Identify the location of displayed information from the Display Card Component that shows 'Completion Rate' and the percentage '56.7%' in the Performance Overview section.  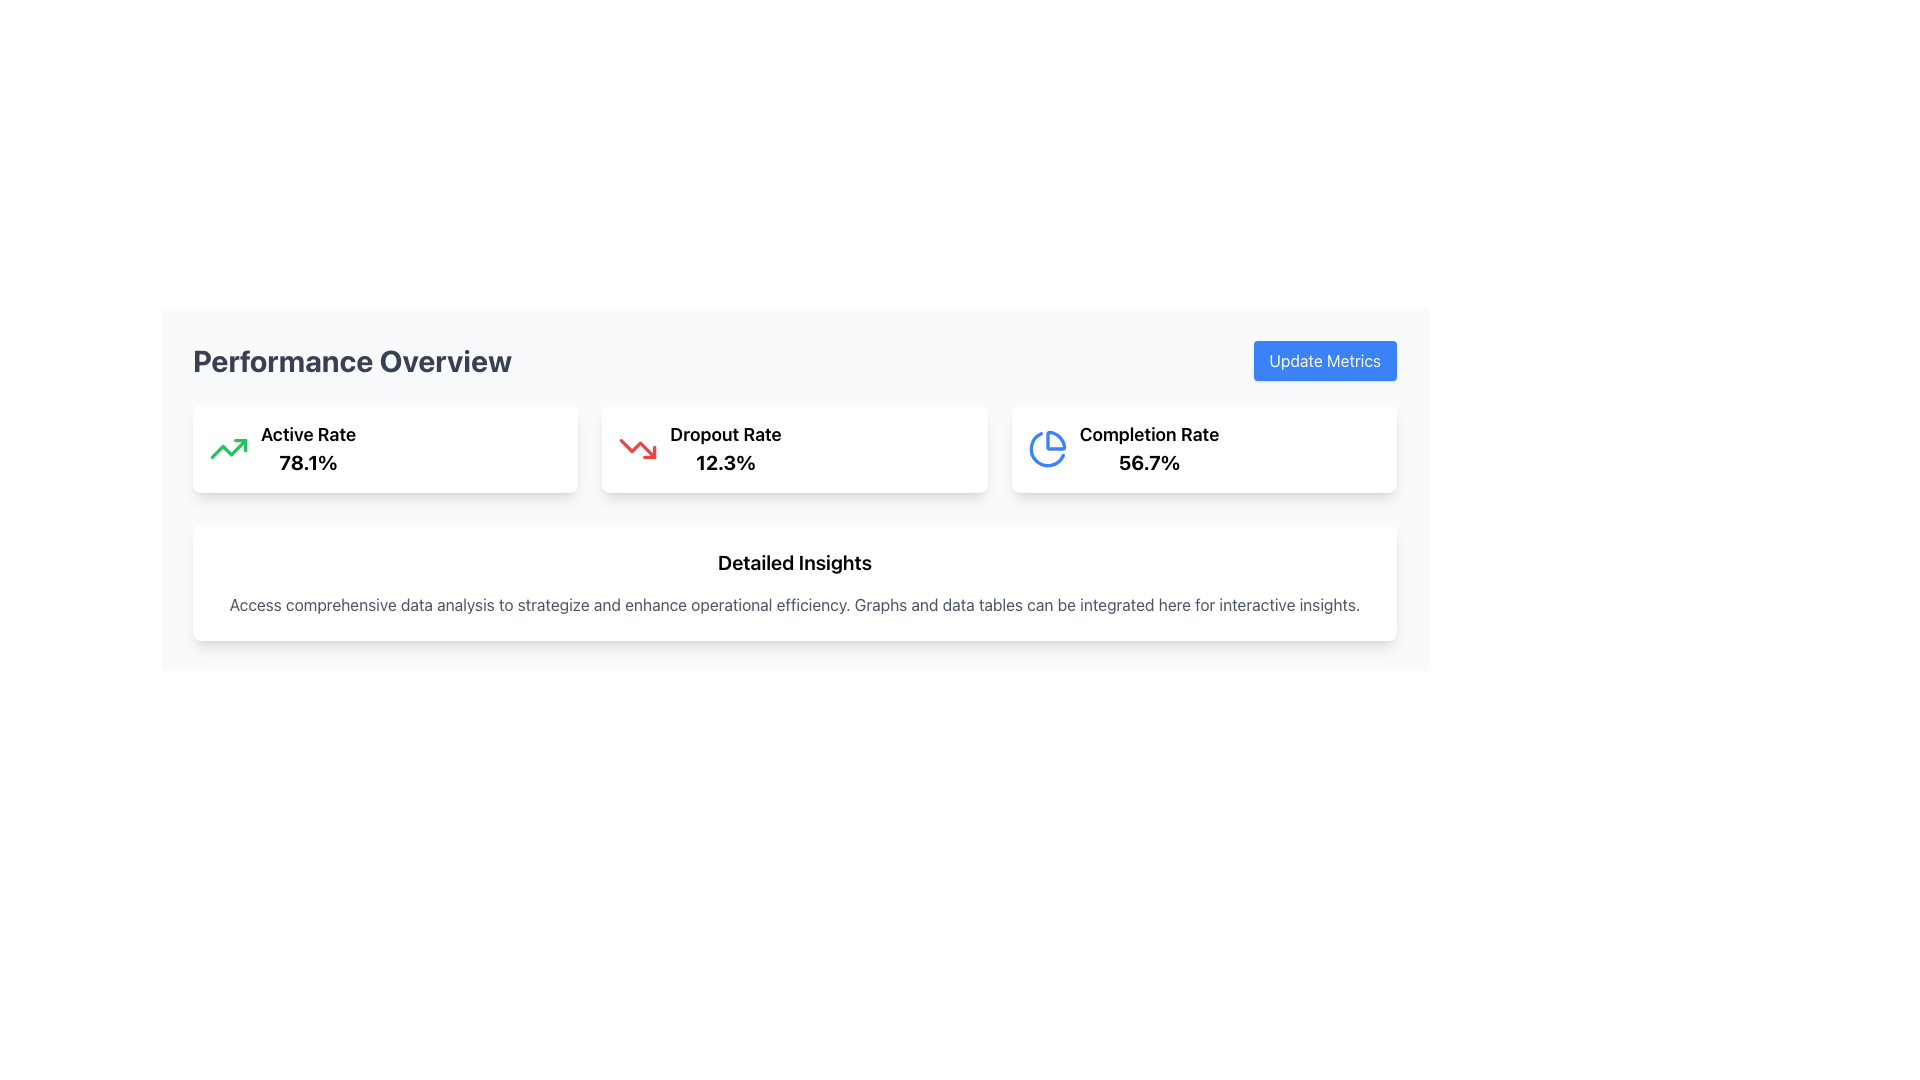
(1149, 447).